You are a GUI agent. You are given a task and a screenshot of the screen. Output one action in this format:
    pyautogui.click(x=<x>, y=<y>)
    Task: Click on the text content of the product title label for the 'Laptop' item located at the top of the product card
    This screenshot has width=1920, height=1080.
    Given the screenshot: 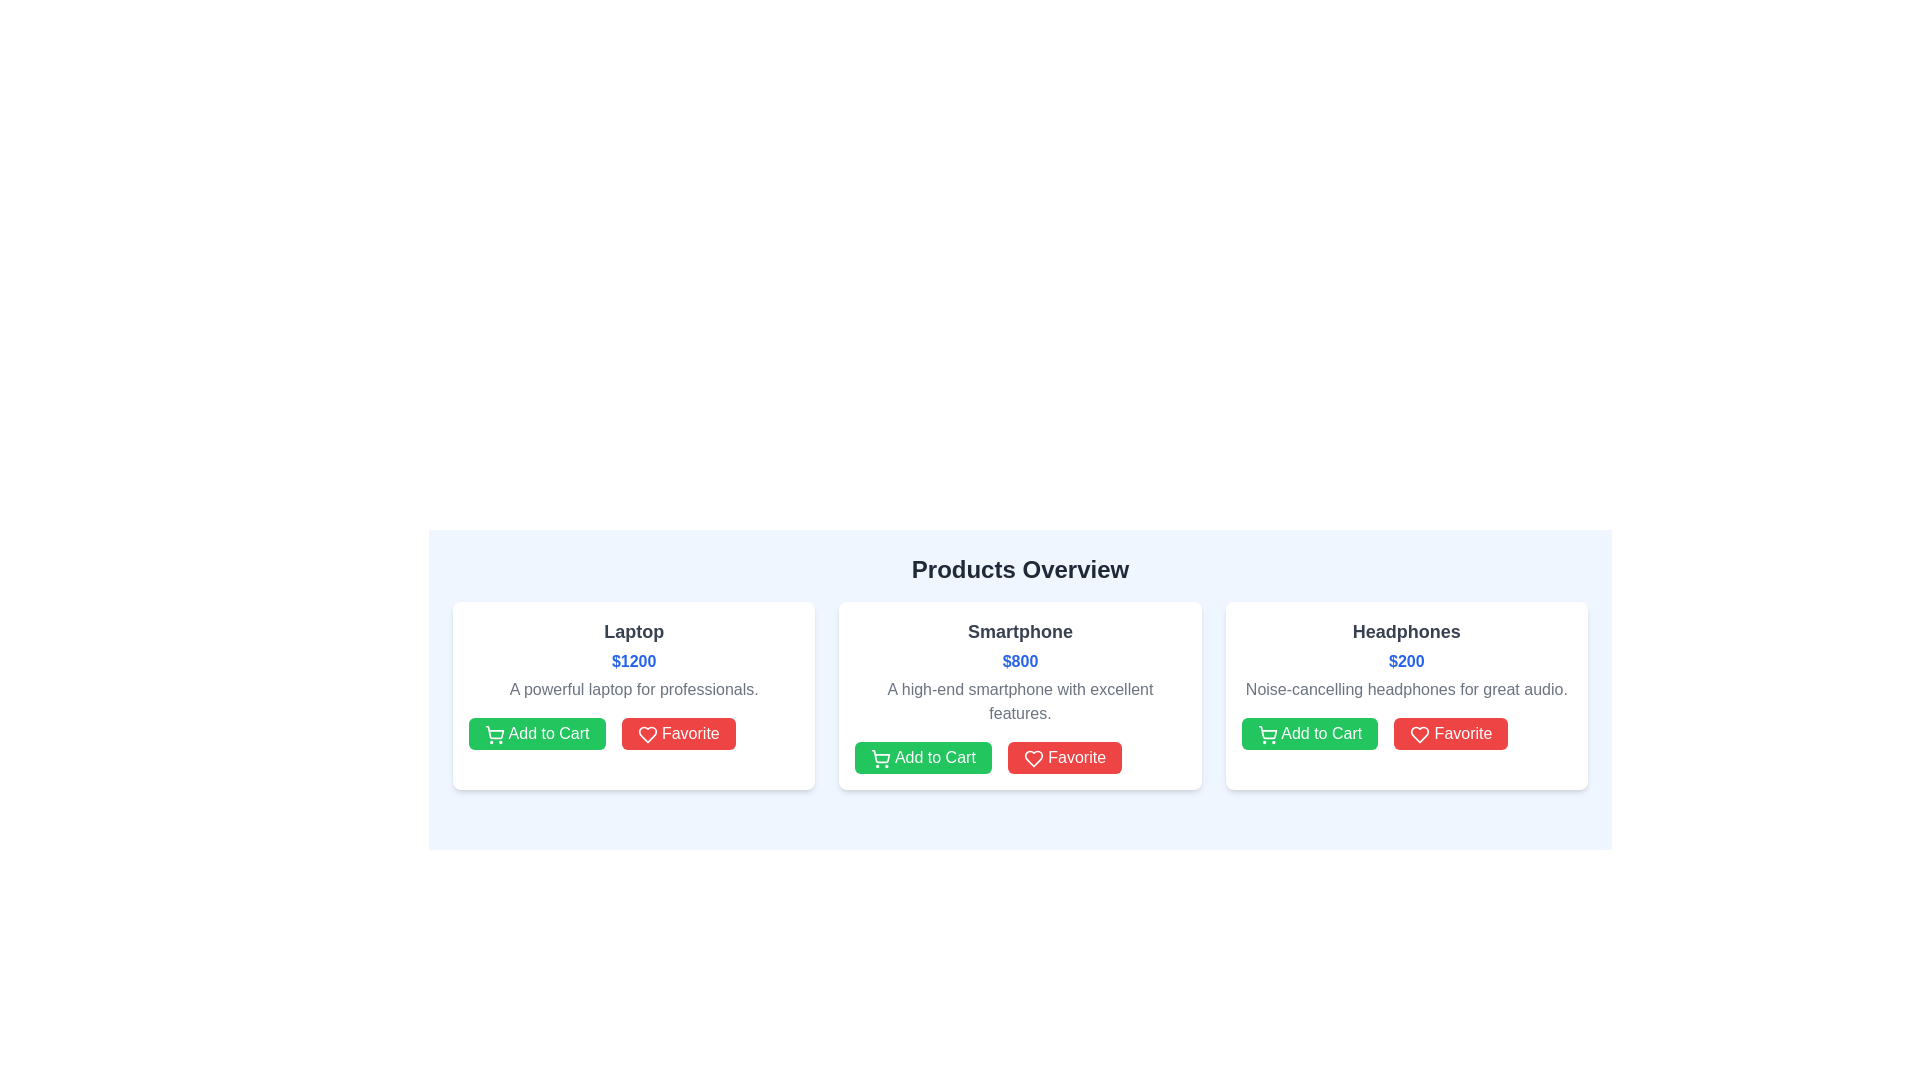 What is the action you would take?
    pyautogui.click(x=633, y=632)
    